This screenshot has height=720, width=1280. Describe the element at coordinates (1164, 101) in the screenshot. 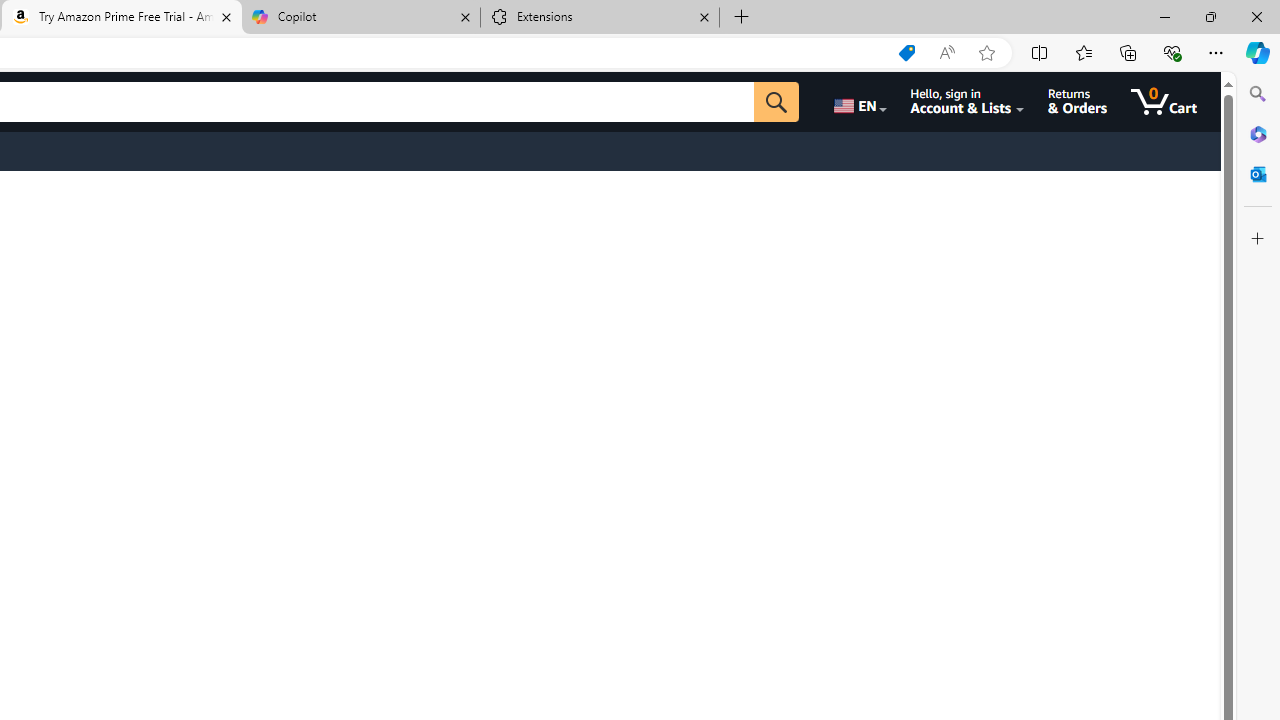

I see `'0 items in cart'` at that location.